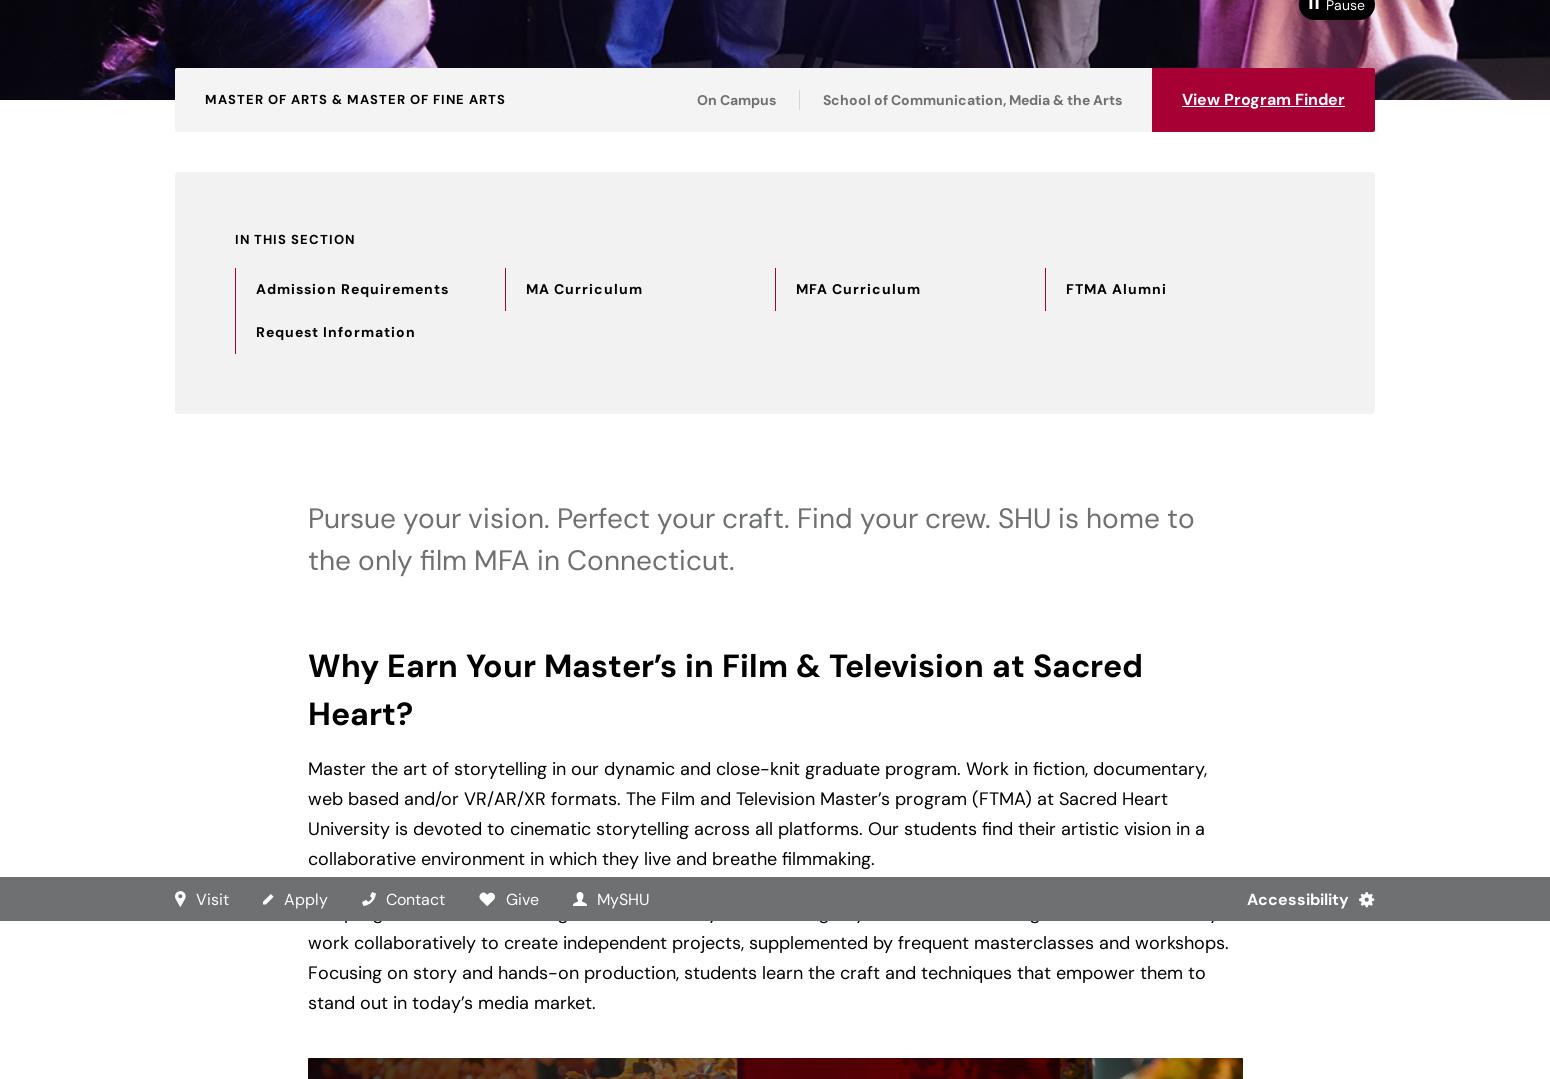 The width and height of the screenshot is (1550, 1079). Describe the element at coordinates (335, 332) in the screenshot. I see `'Request Information'` at that location.